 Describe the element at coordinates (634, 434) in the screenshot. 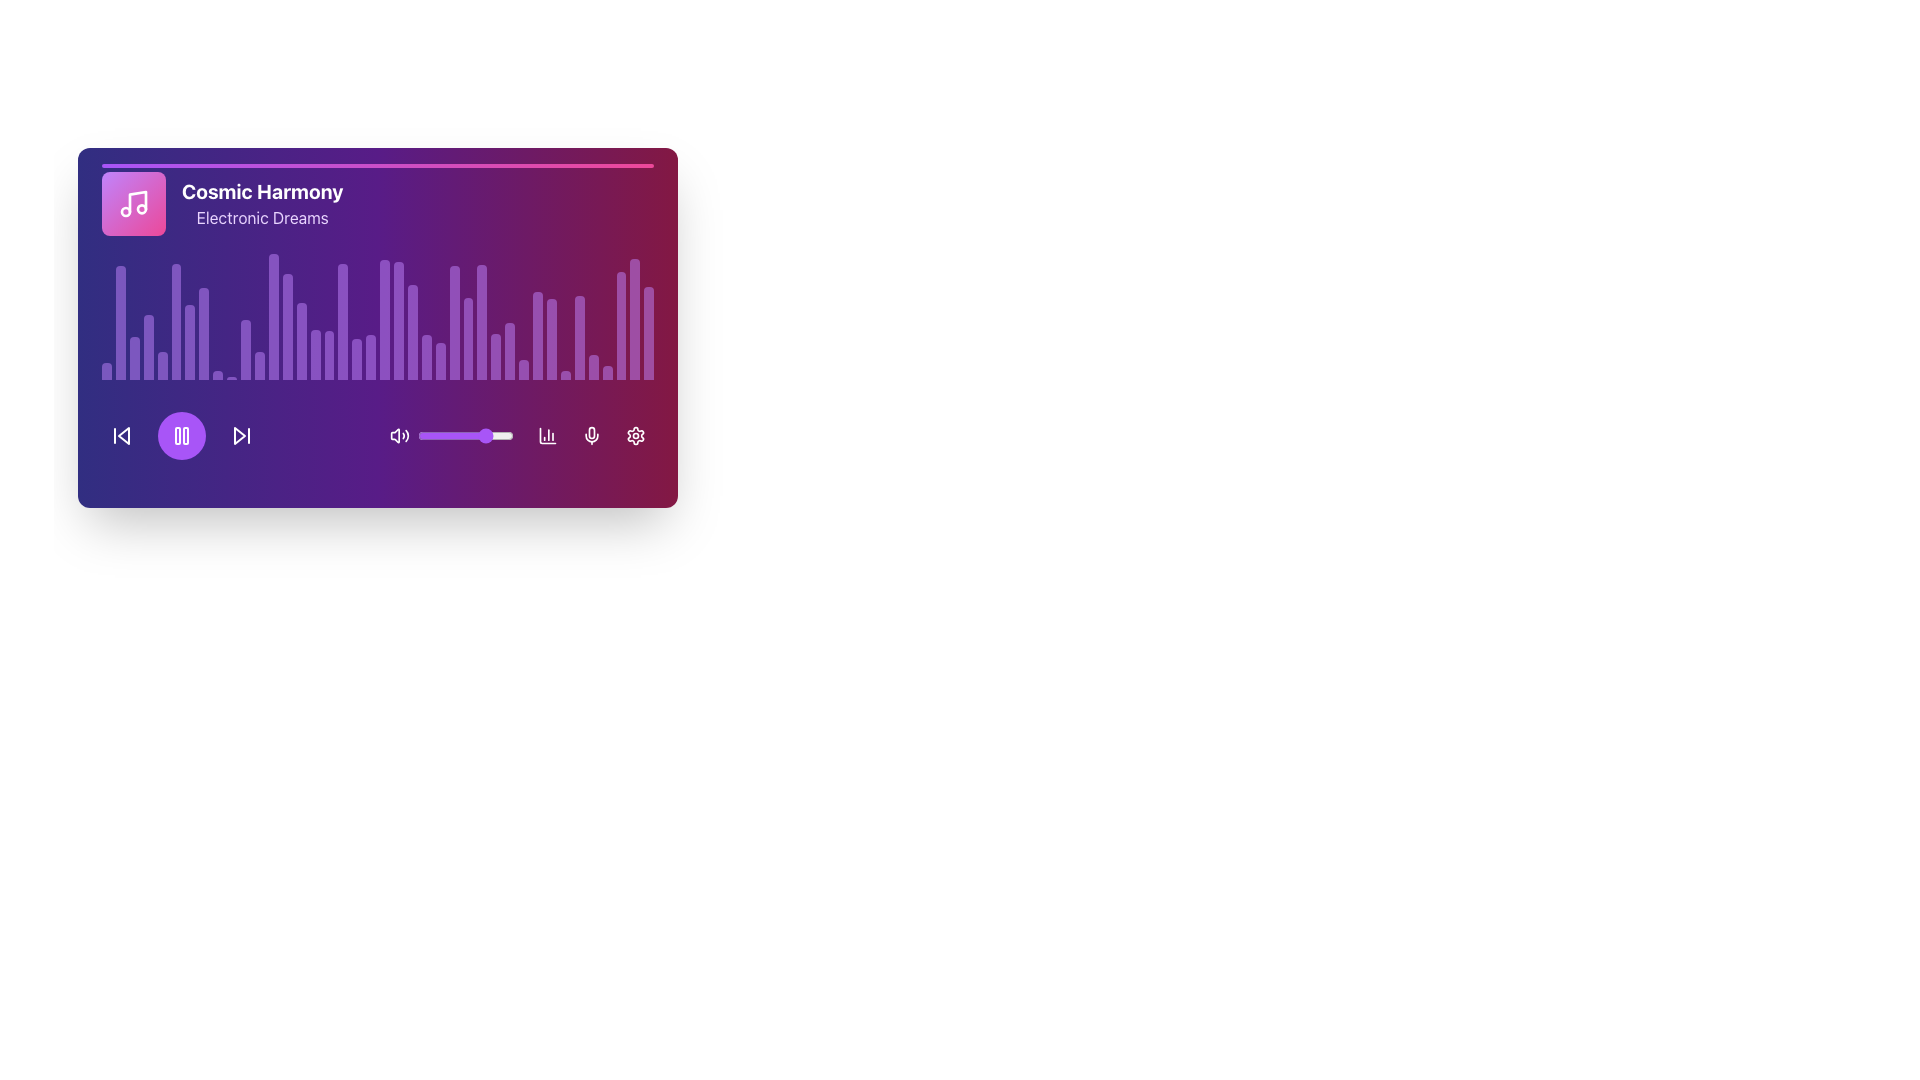

I see `the settings button located at the bottom-right corner of the card, which is the rightmost button next to the microphone icon` at that location.